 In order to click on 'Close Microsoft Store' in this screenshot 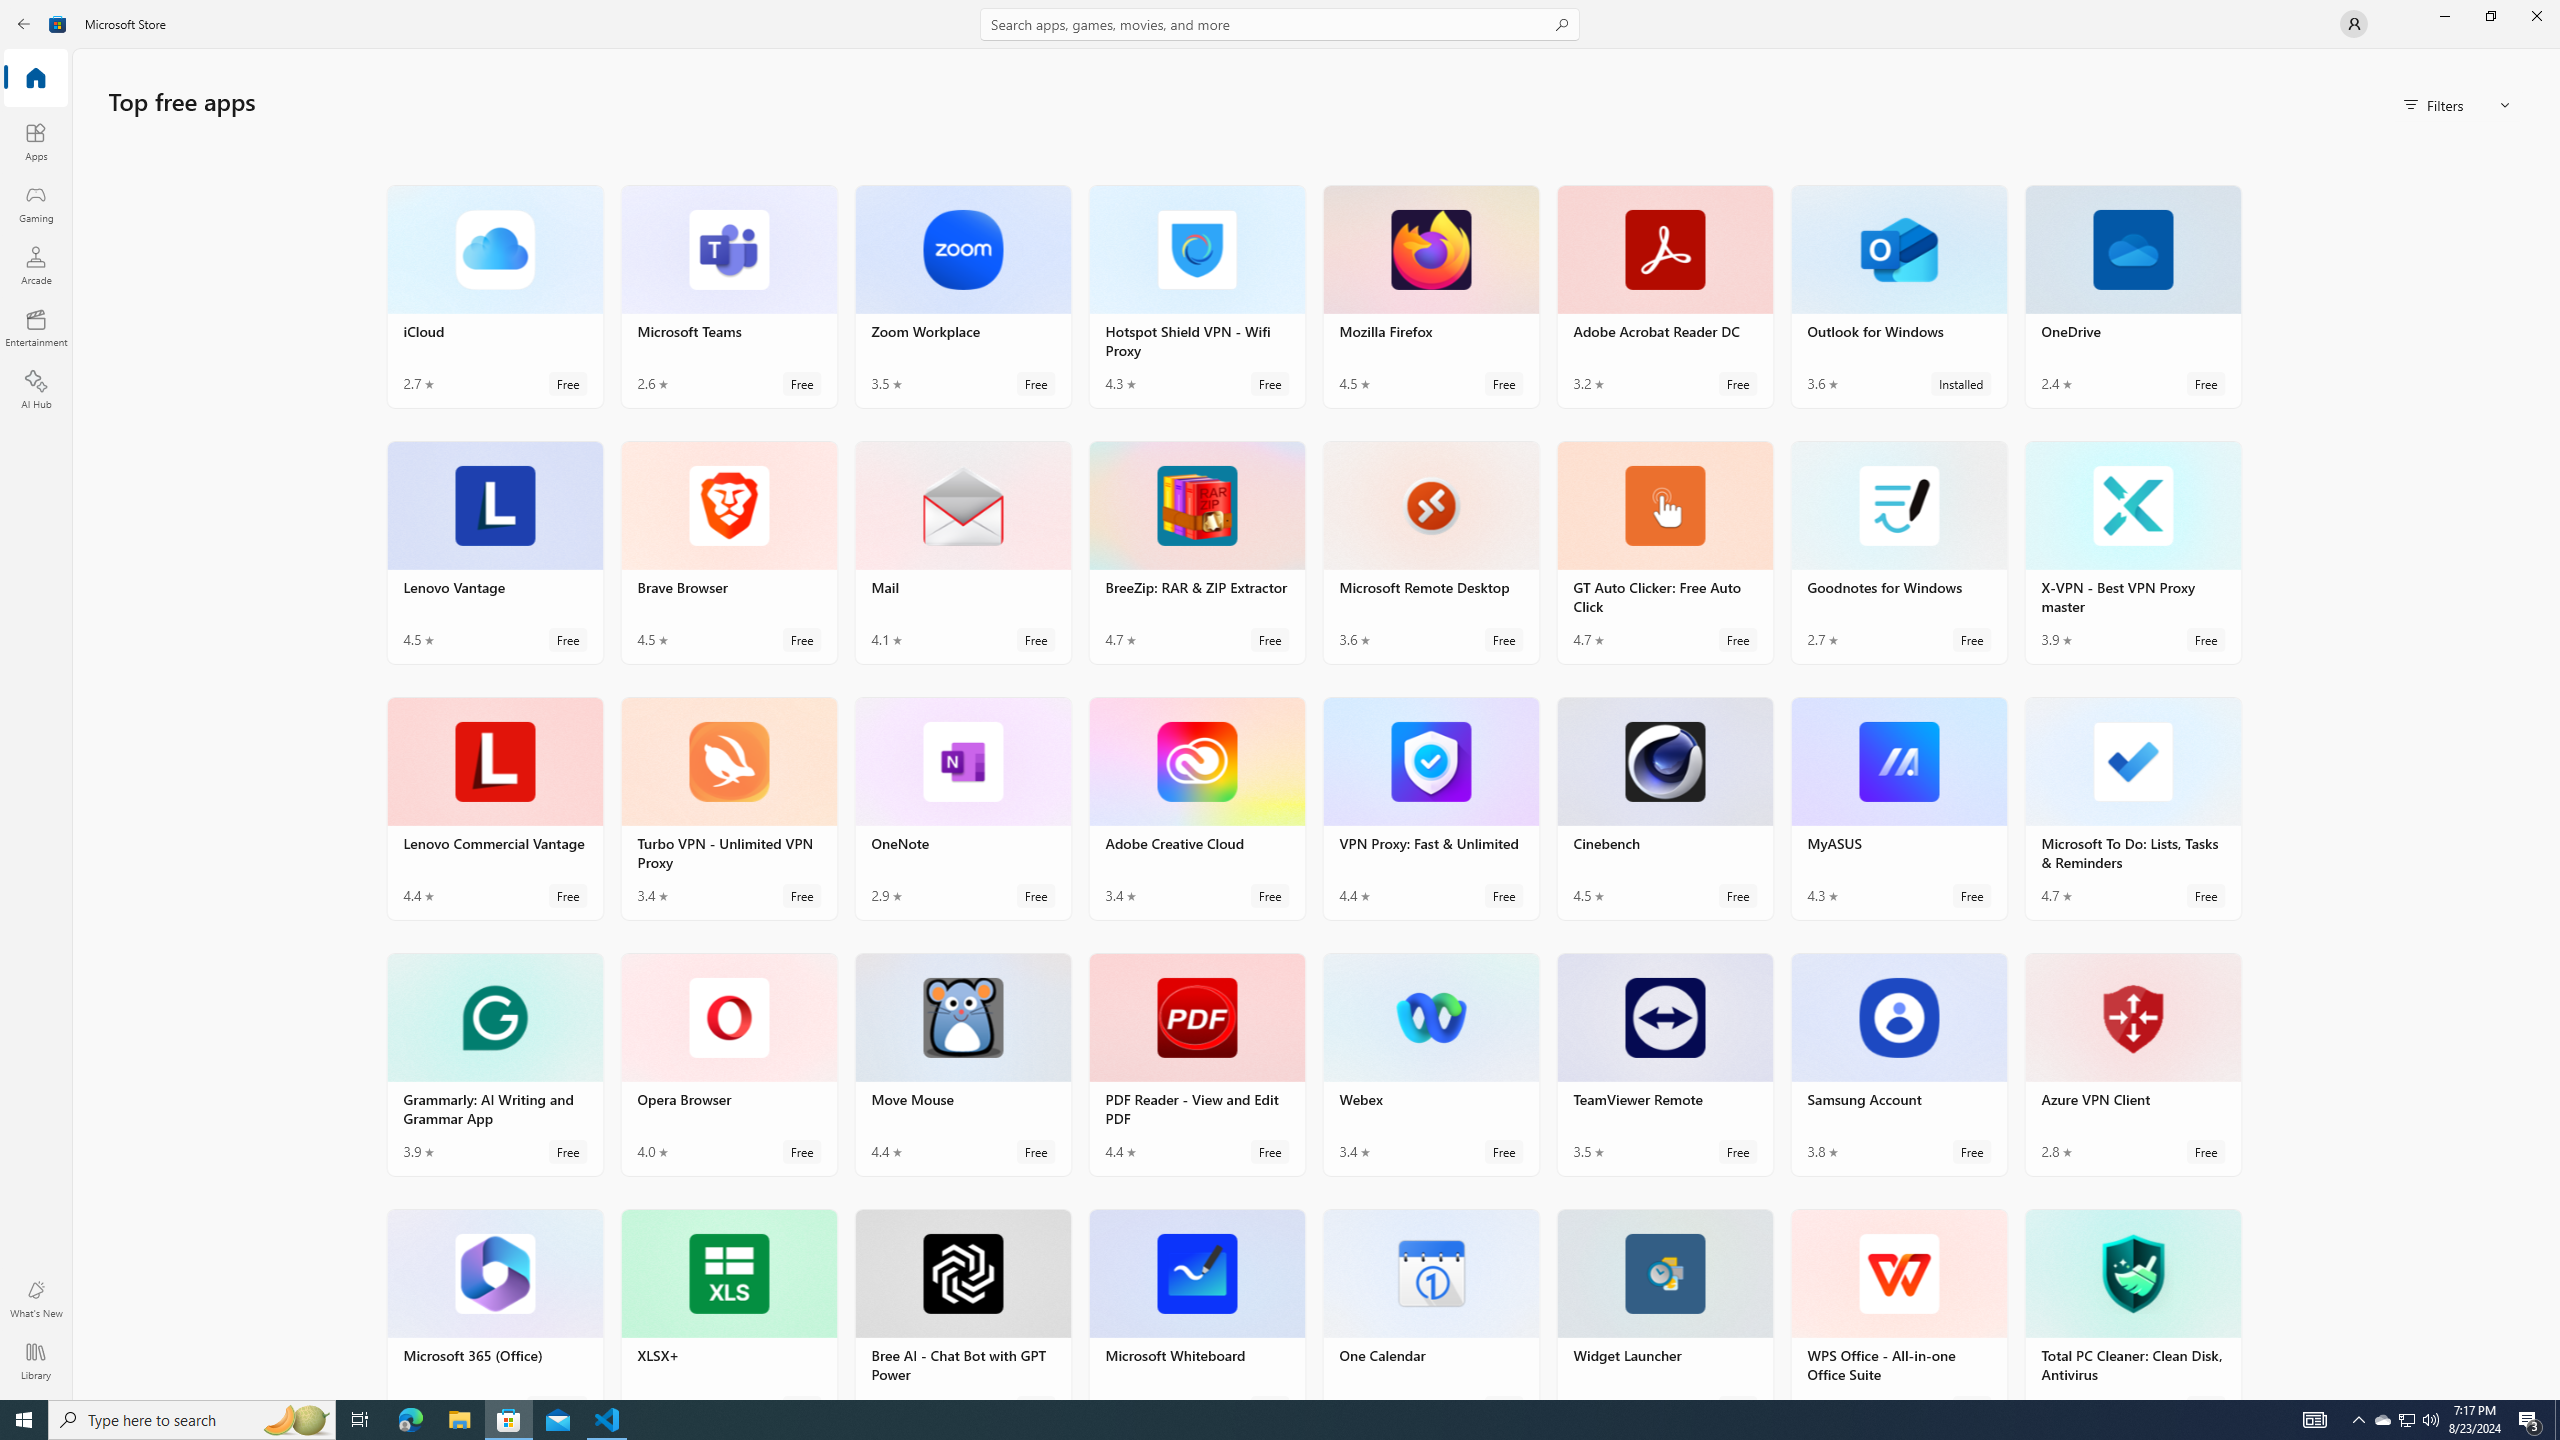, I will do `click(2535, 15)`.